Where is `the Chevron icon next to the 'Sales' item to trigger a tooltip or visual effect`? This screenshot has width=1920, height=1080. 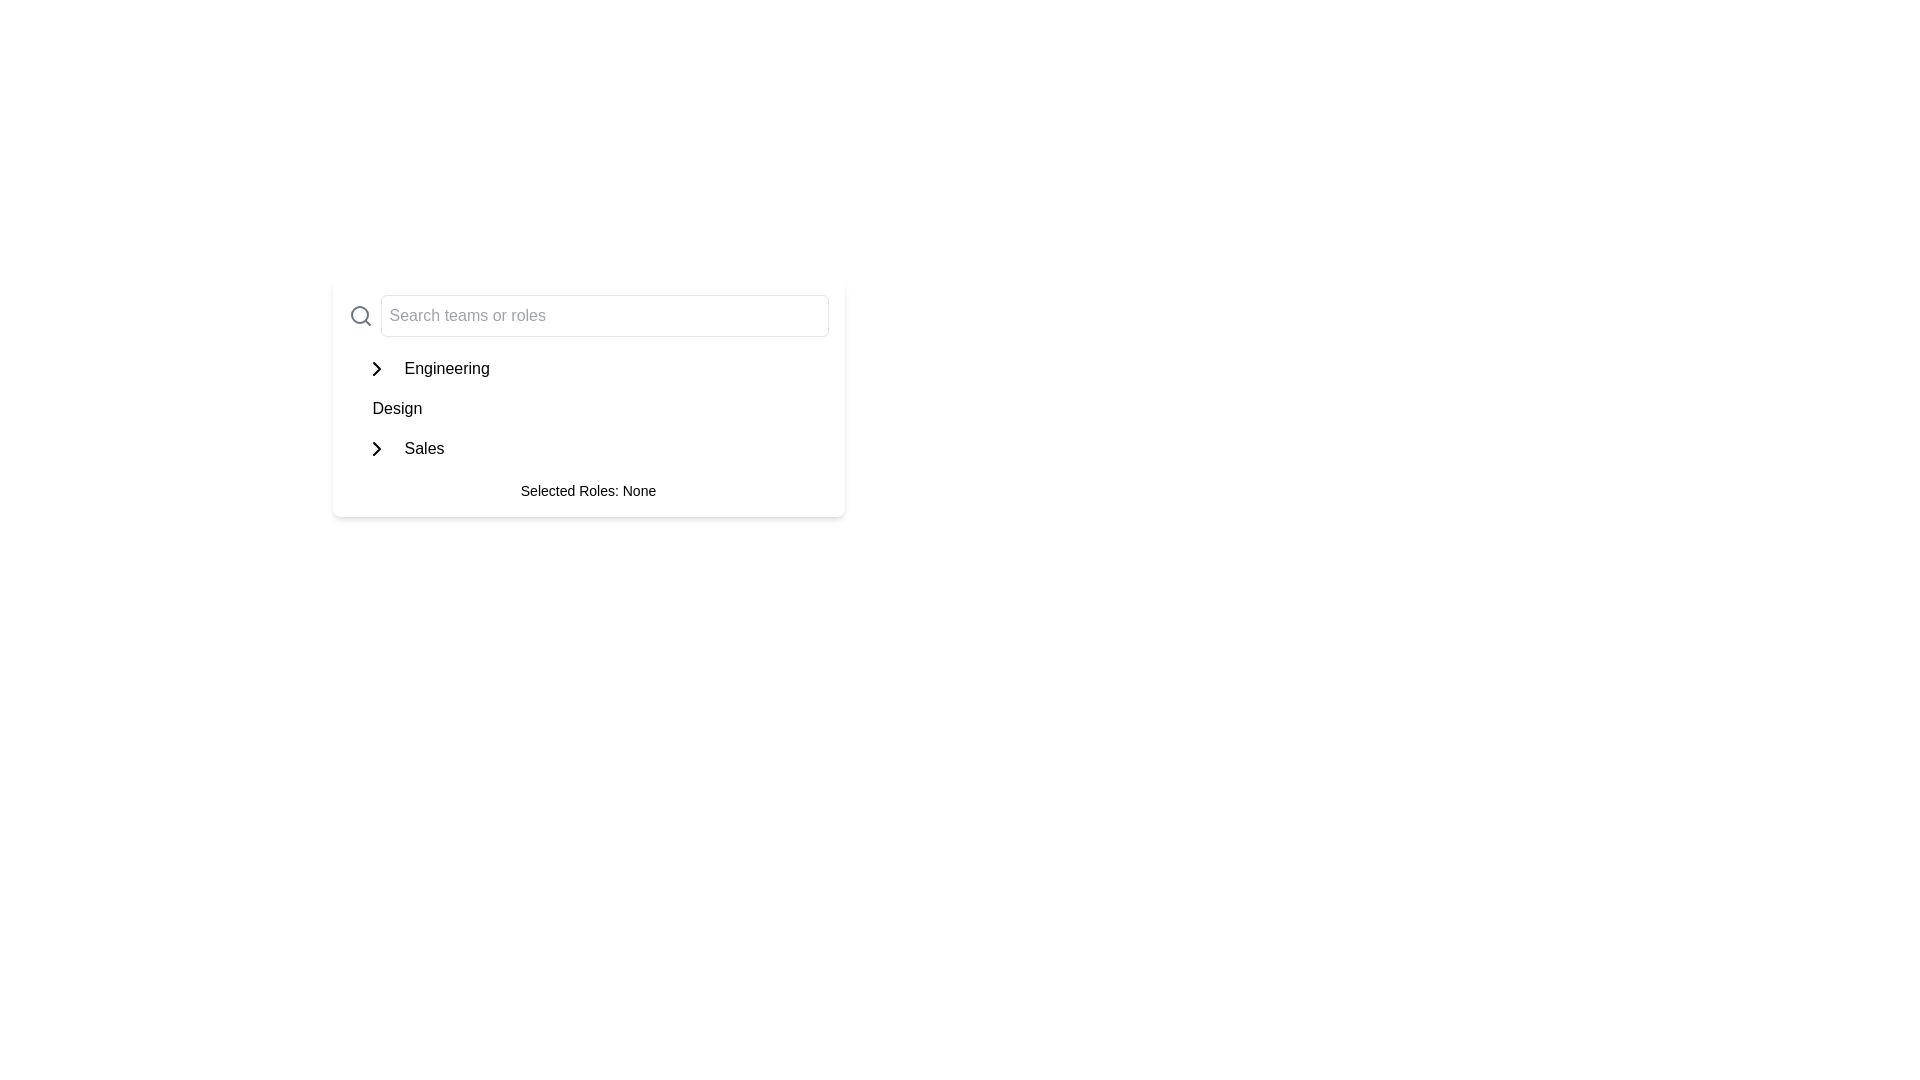 the Chevron icon next to the 'Sales' item to trigger a tooltip or visual effect is located at coordinates (376, 369).